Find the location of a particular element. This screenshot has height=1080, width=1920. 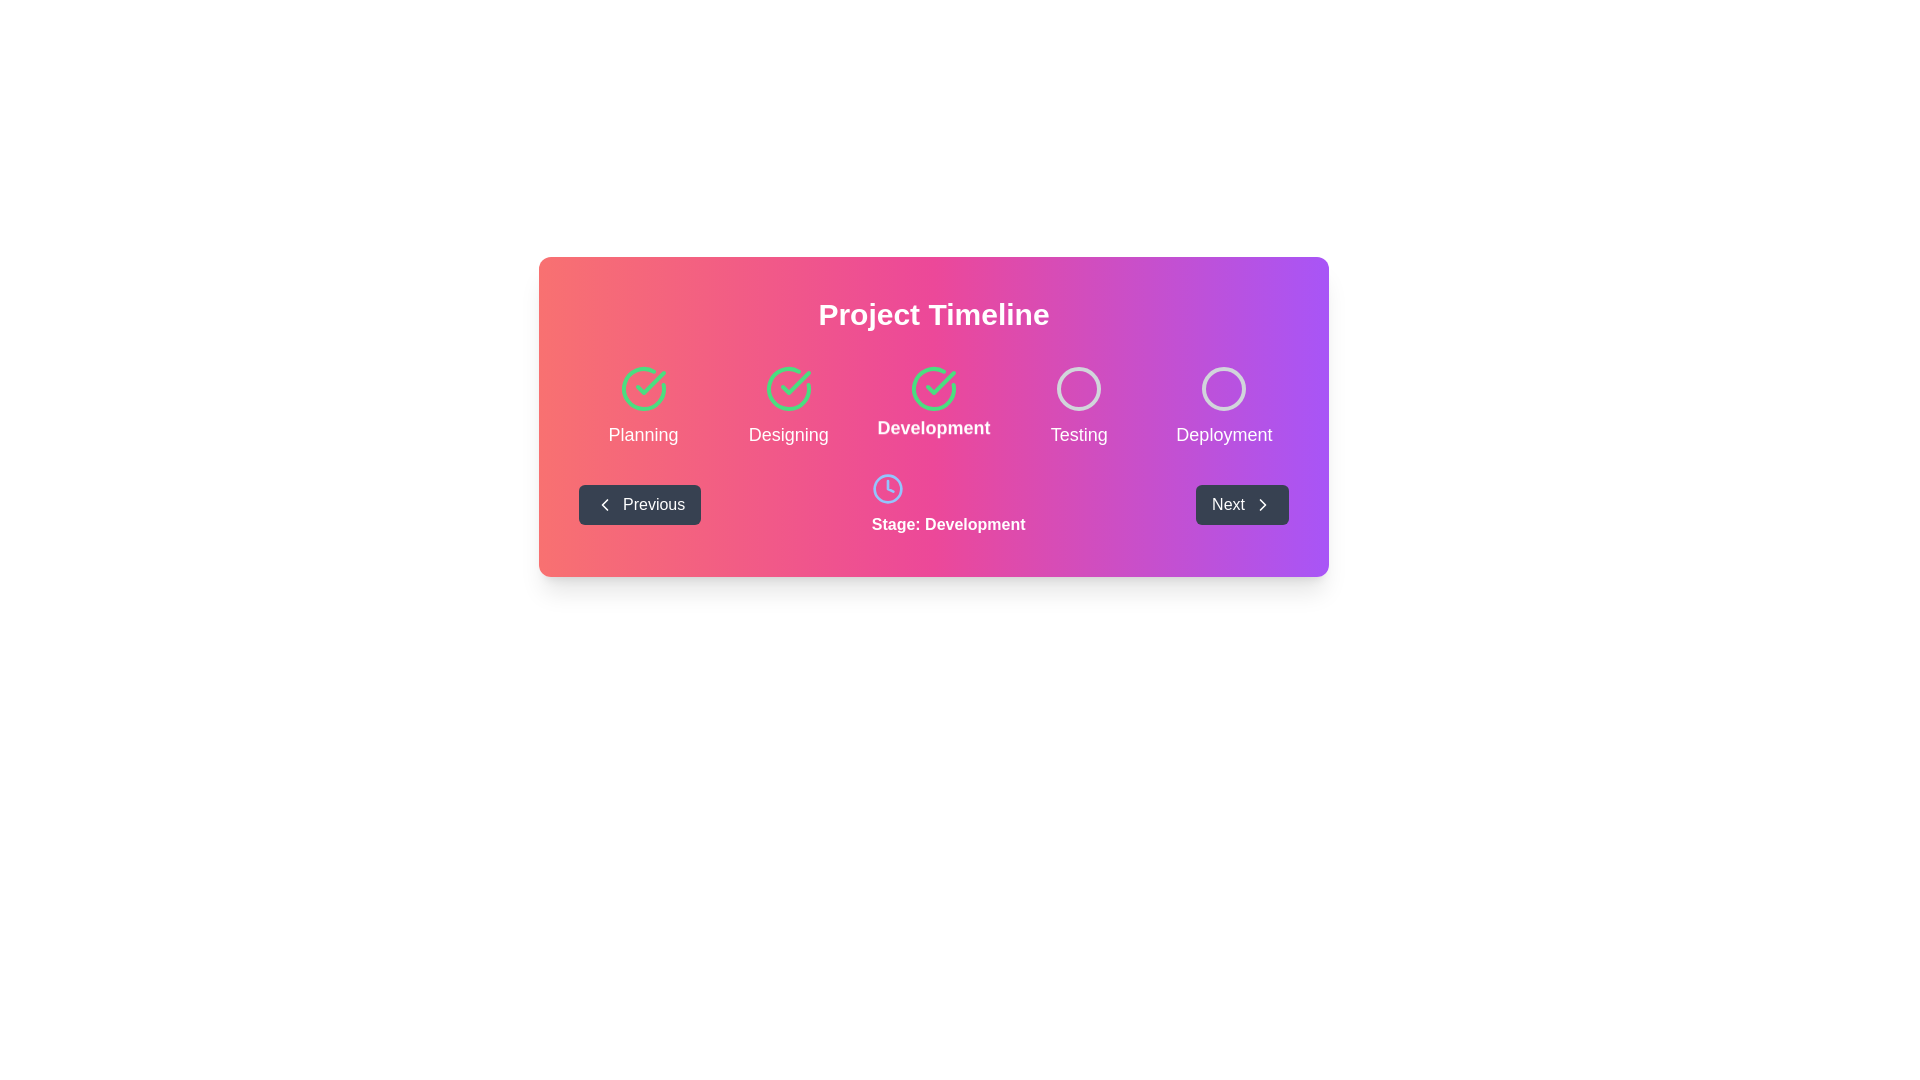

the second circular icon with a checkmark indicator representing the 'Designing' stage in the project timeline, located under the 'Project Timeline' heading is located at coordinates (787, 389).